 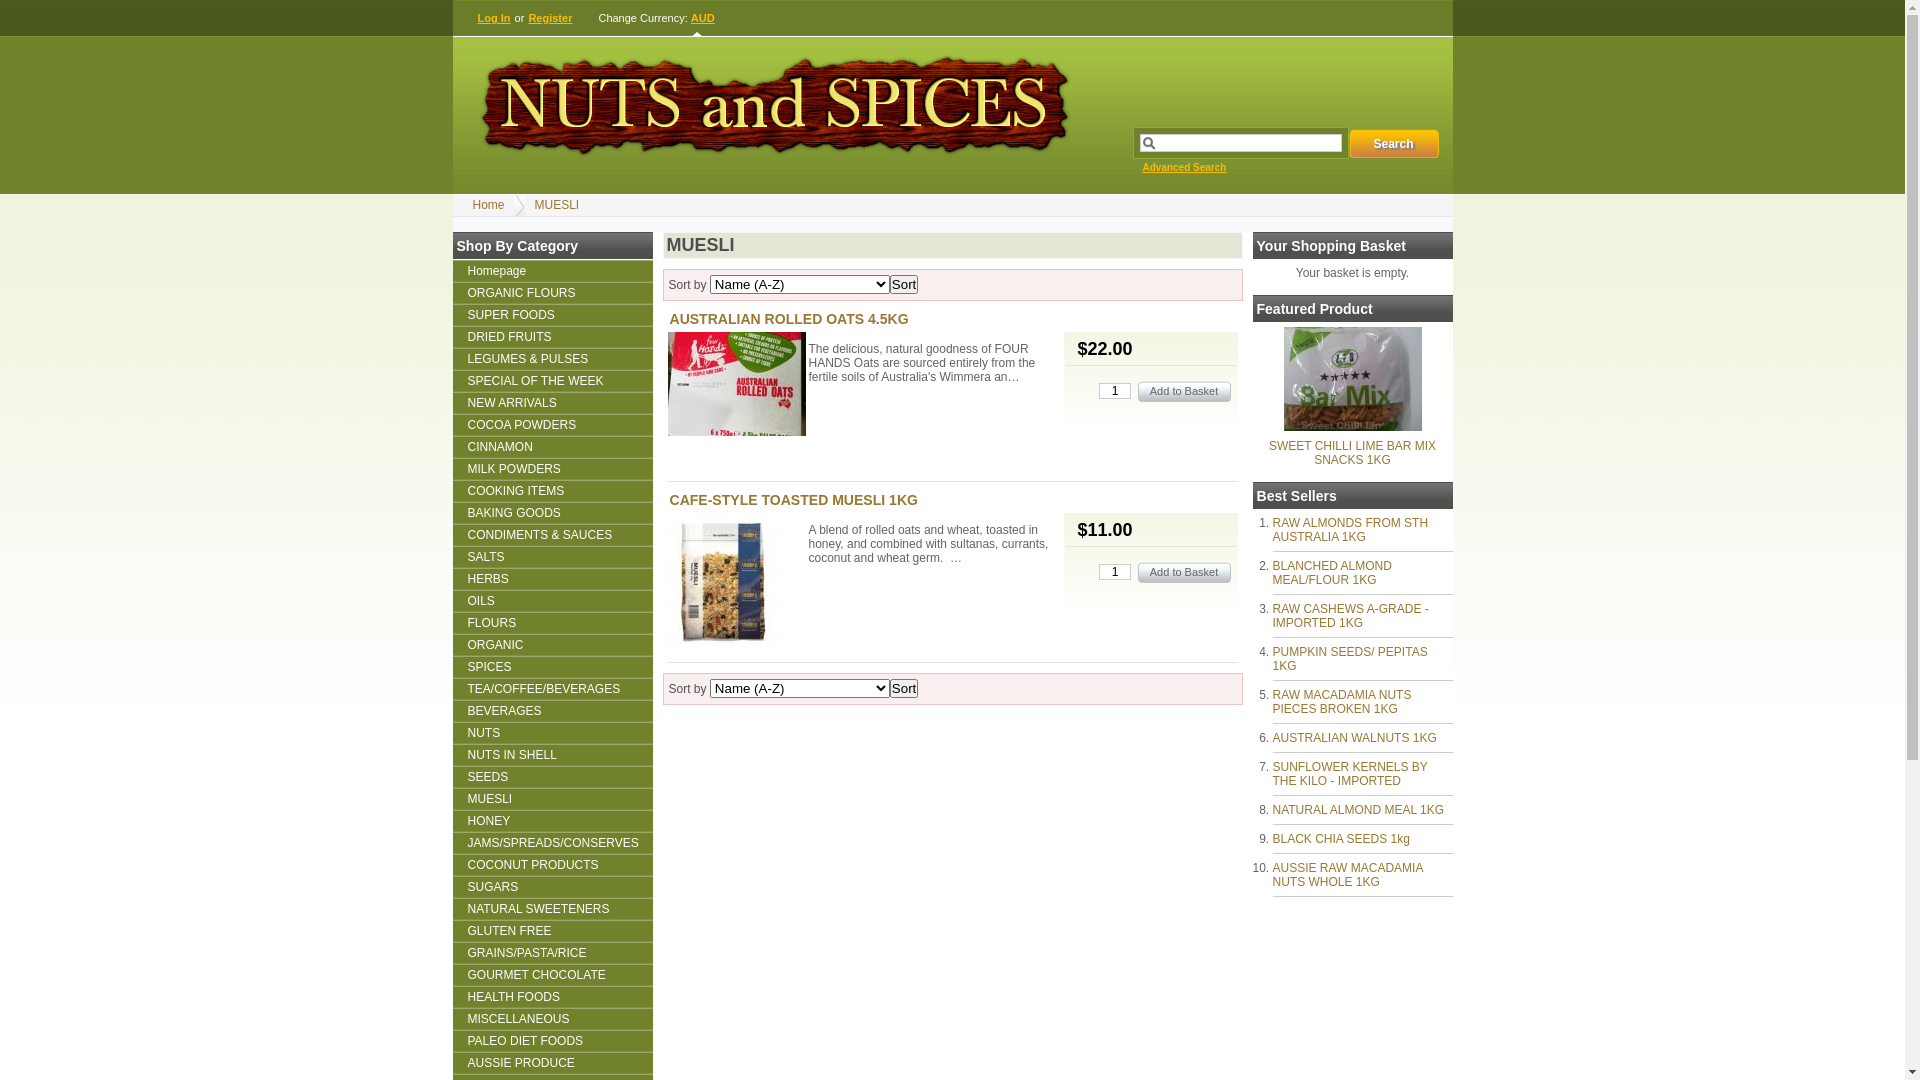 I want to click on 'AUSSIE RAW MACADAMIA NUTS WHOLE 1KG', so click(x=1347, y=874).